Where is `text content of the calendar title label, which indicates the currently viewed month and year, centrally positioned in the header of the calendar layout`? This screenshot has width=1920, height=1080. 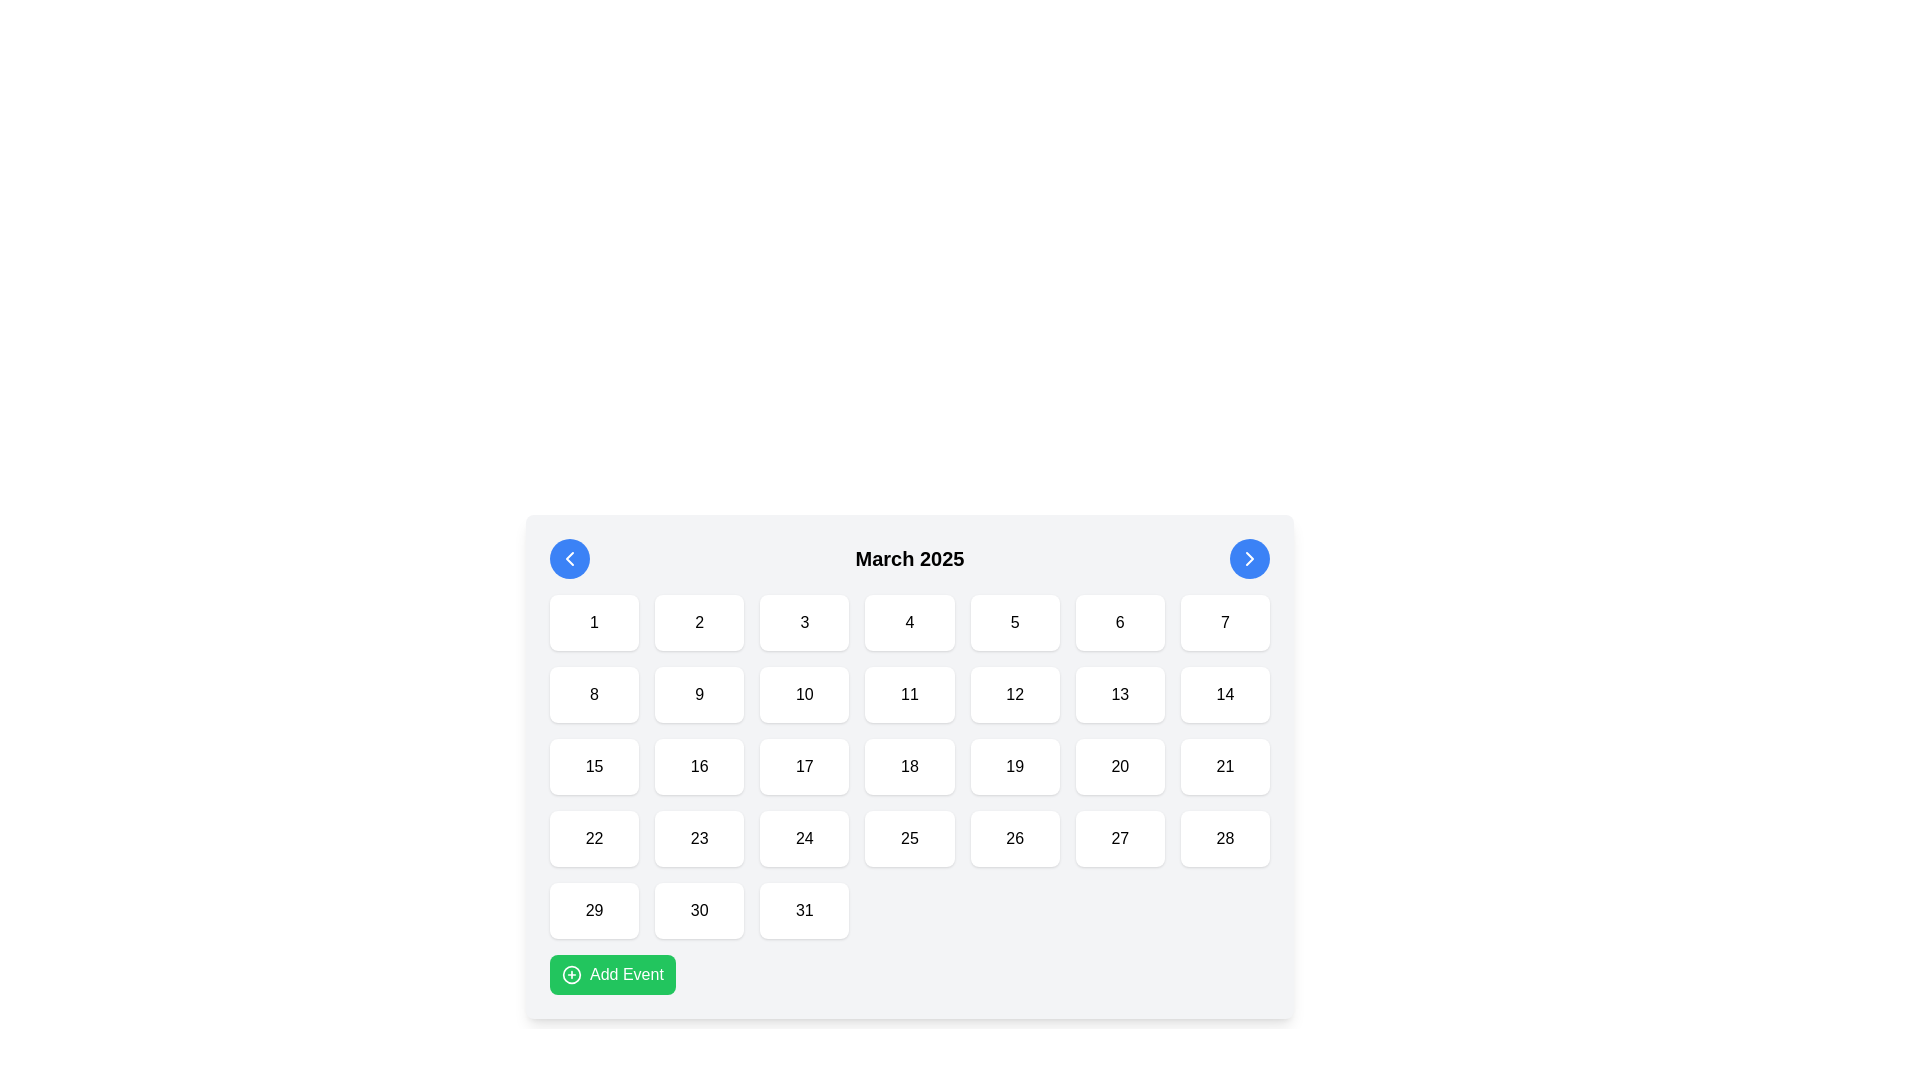
text content of the calendar title label, which indicates the currently viewed month and year, centrally positioned in the header of the calendar layout is located at coordinates (909, 559).